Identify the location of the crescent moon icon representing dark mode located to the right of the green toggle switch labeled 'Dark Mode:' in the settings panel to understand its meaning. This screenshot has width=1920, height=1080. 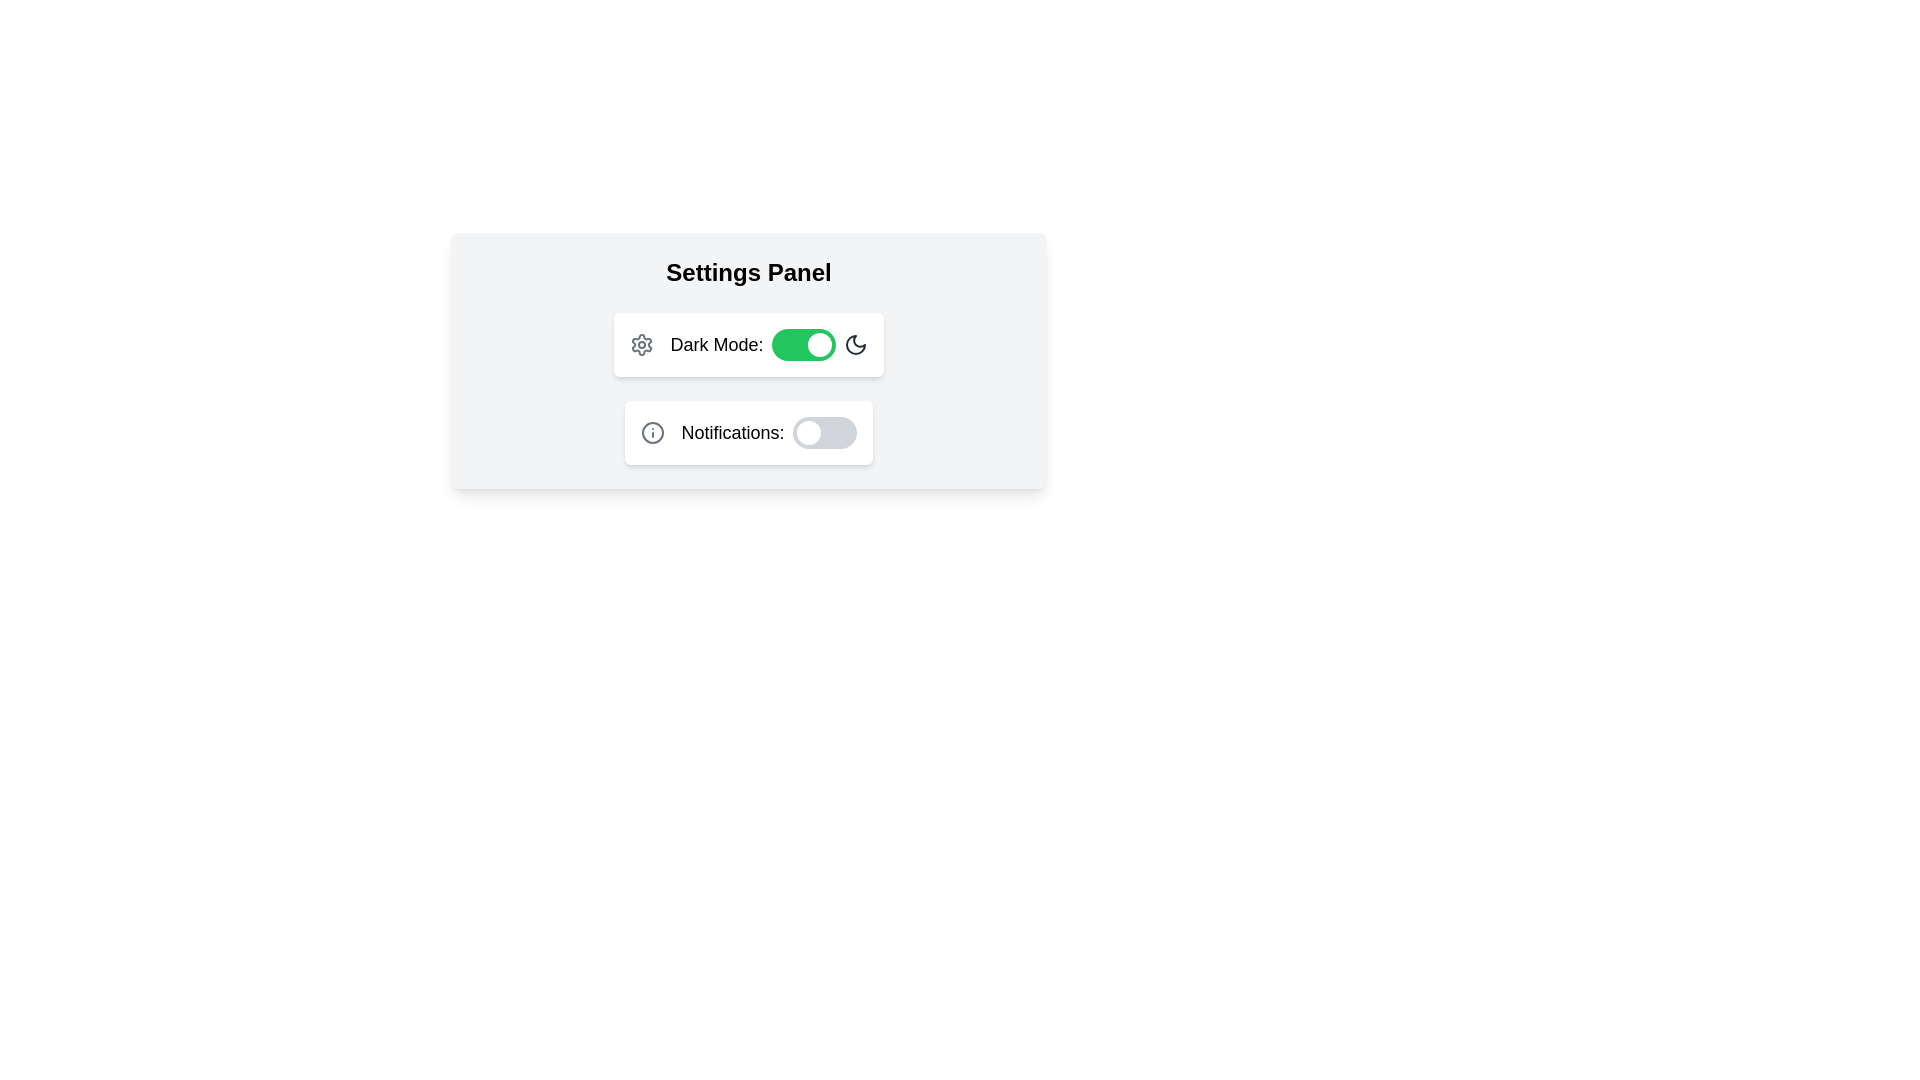
(855, 343).